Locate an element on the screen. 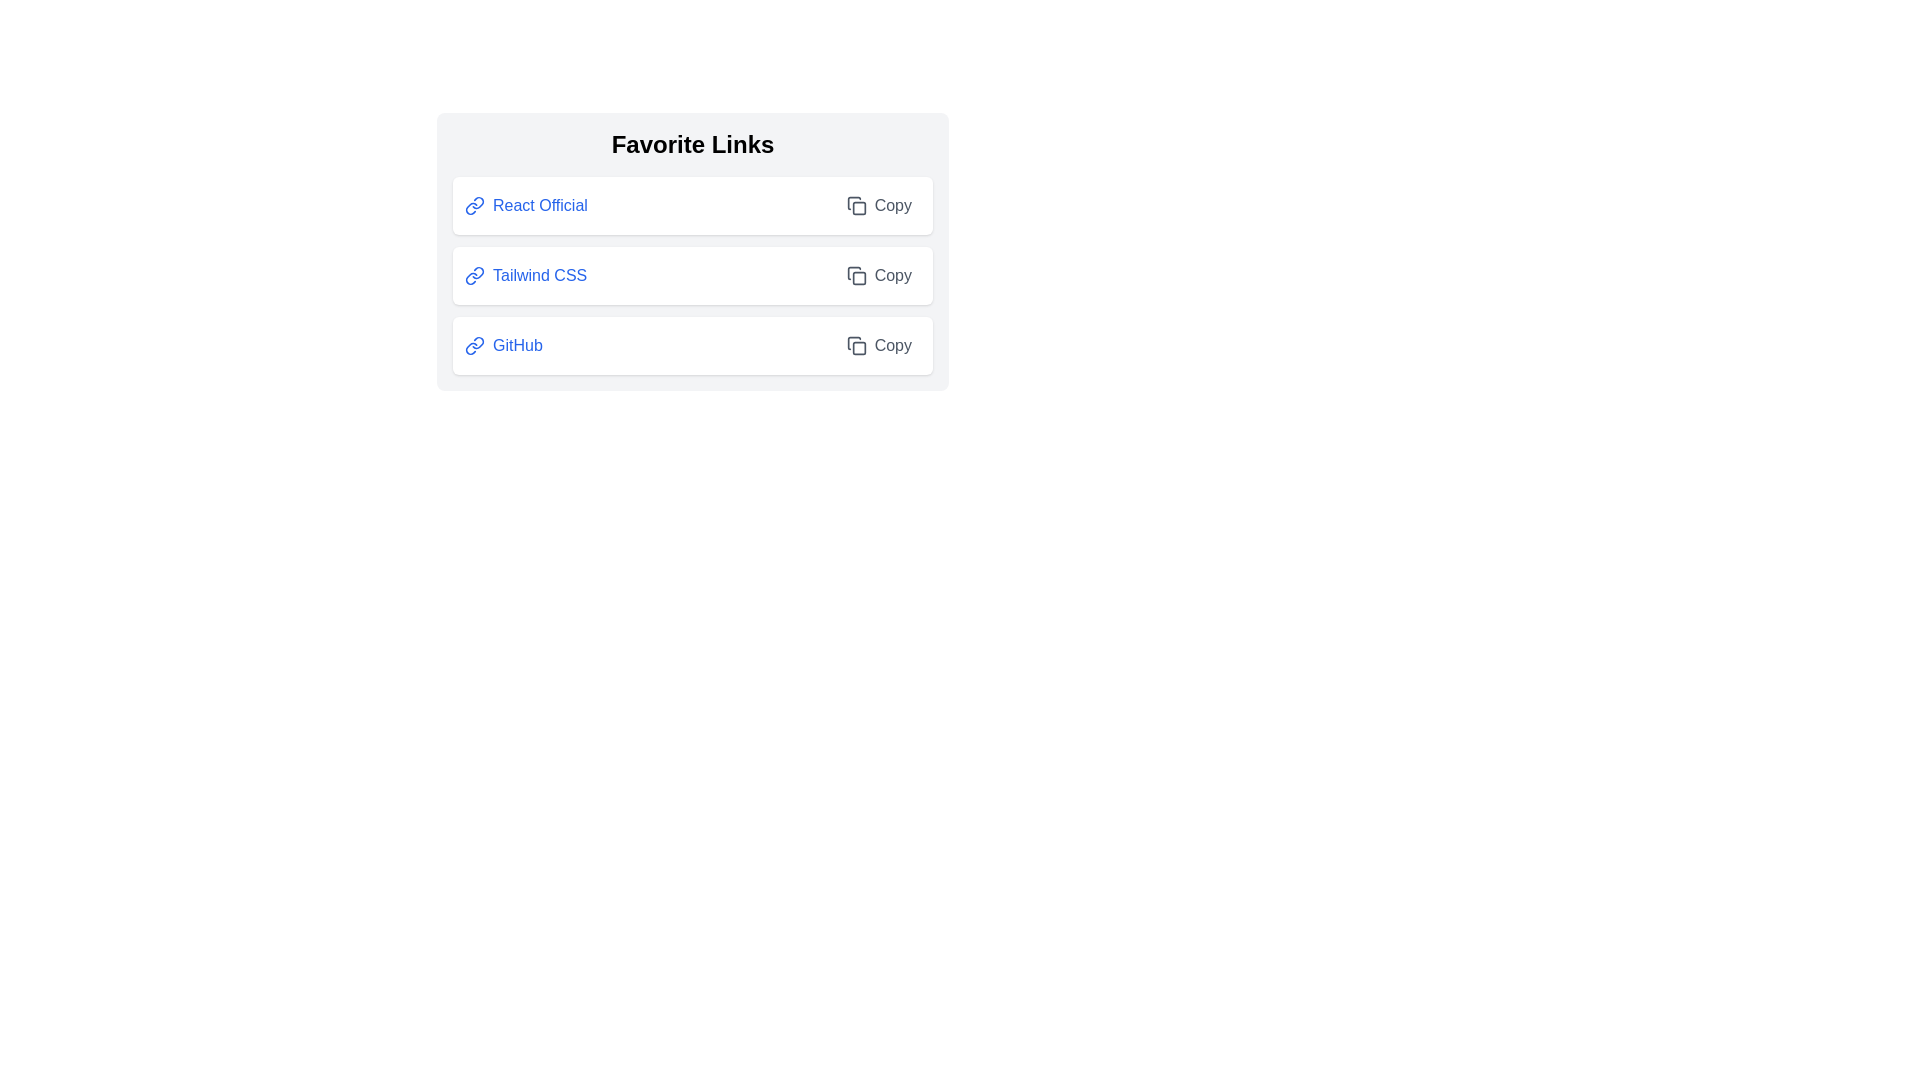 Image resolution: width=1920 pixels, height=1080 pixels. the first icon in the right-hand column adjacent to the 'React Official' text is located at coordinates (856, 205).